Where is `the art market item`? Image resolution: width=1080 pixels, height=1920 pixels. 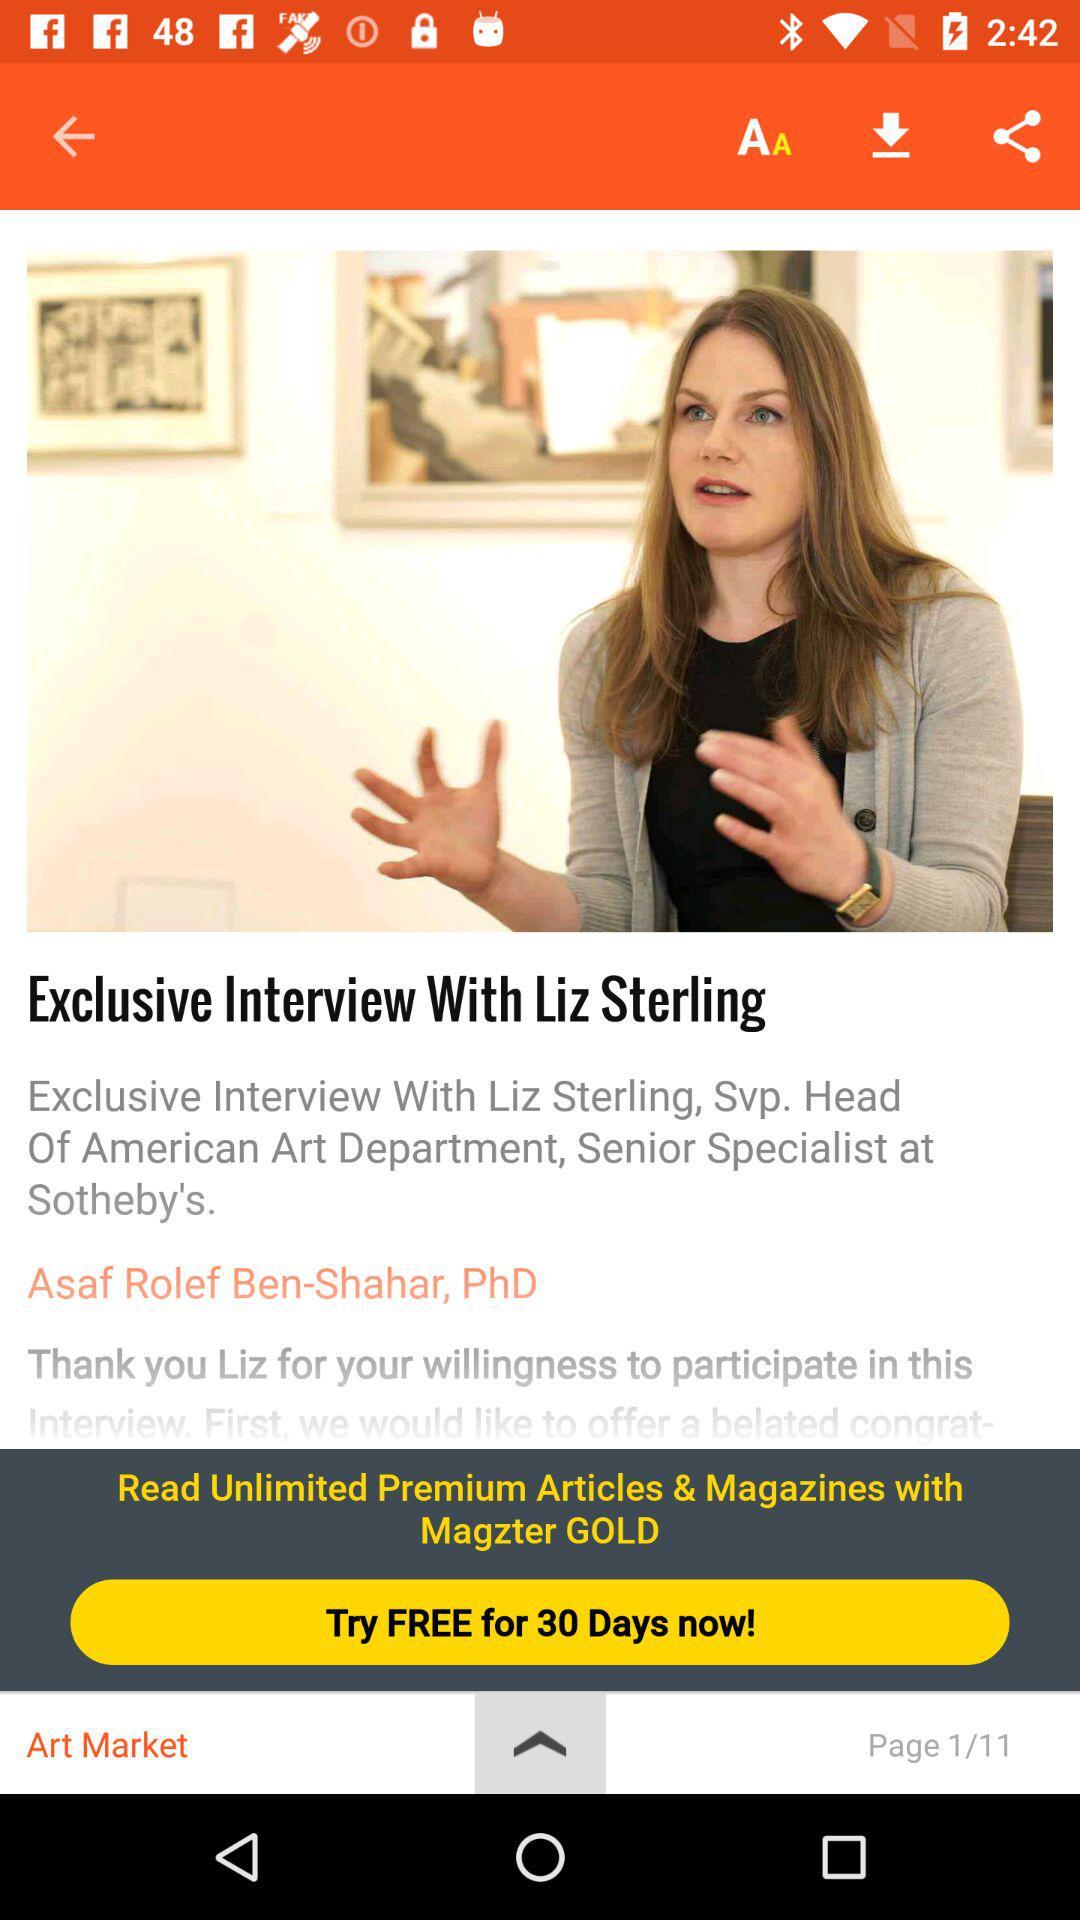
the art market item is located at coordinates (249, 1743).